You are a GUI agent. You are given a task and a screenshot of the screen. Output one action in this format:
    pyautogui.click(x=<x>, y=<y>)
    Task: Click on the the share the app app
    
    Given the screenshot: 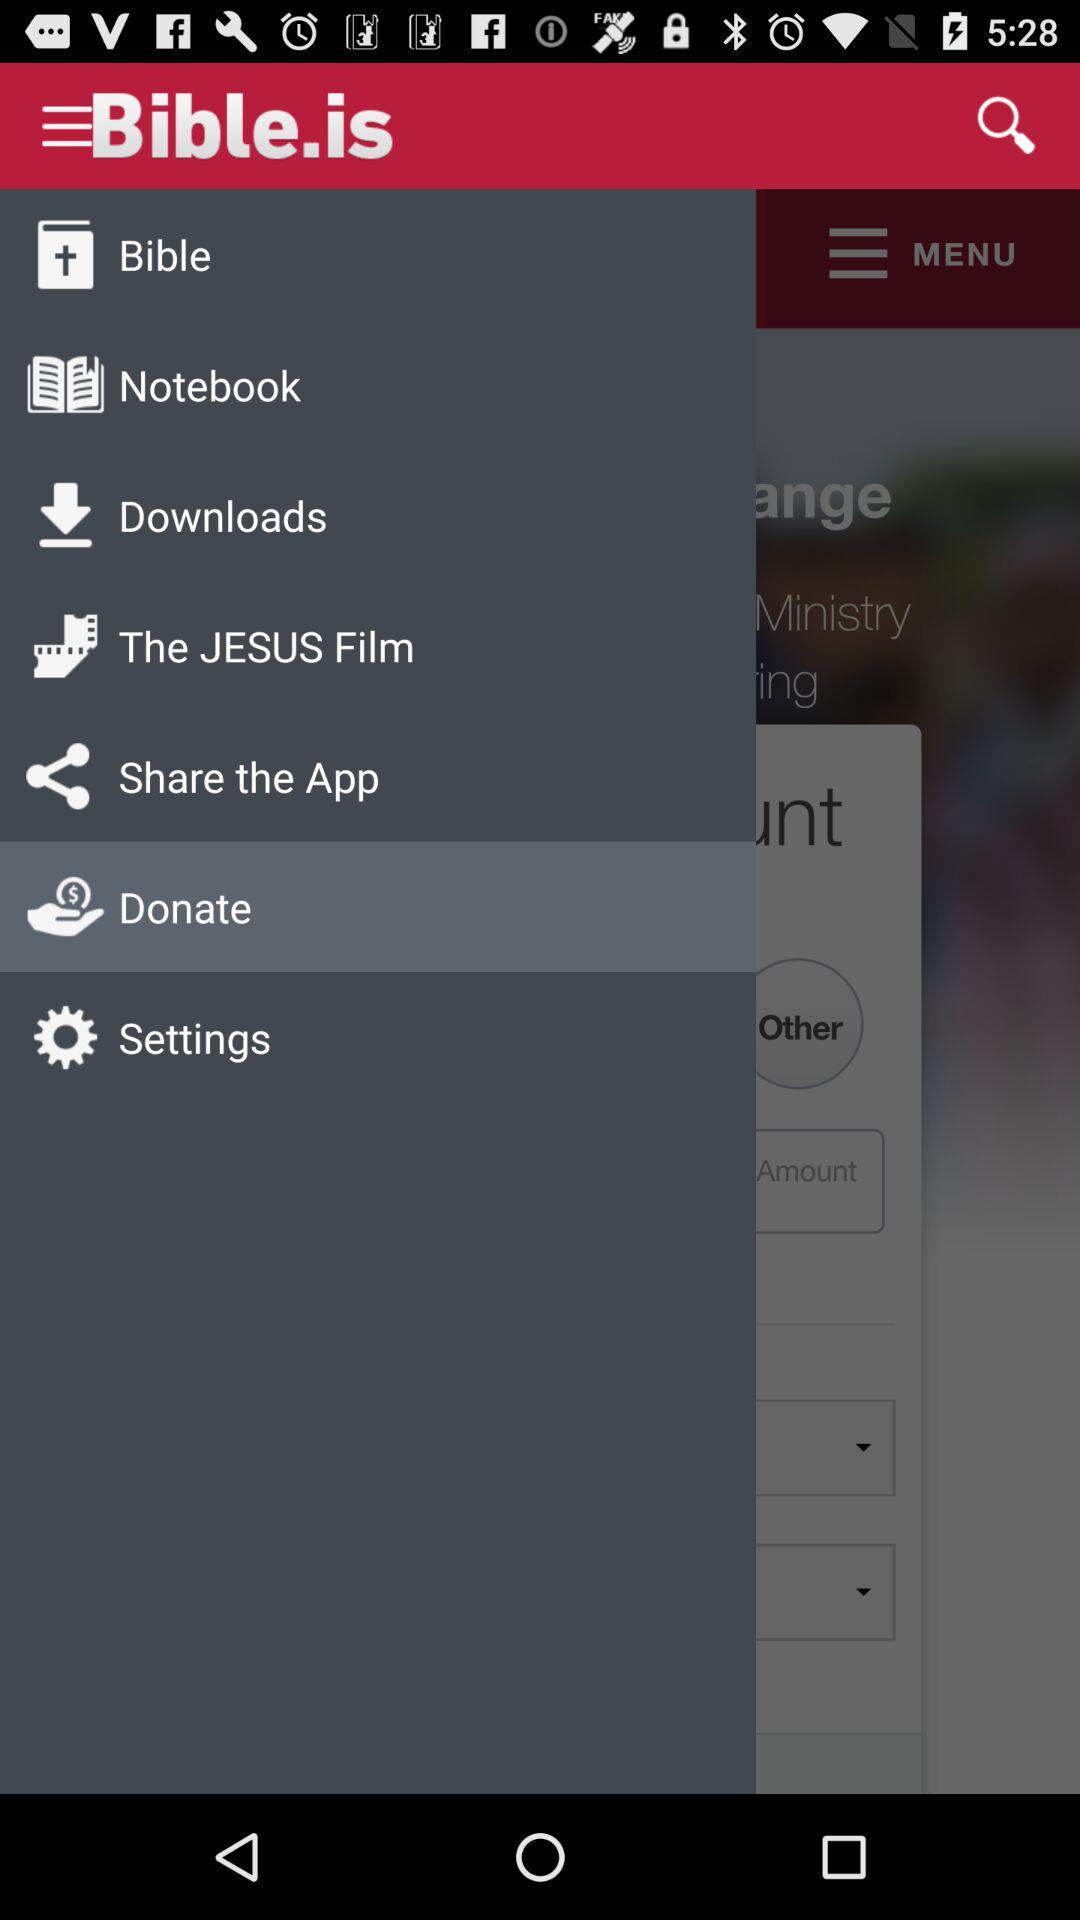 What is the action you would take?
    pyautogui.click(x=248, y=775)
    